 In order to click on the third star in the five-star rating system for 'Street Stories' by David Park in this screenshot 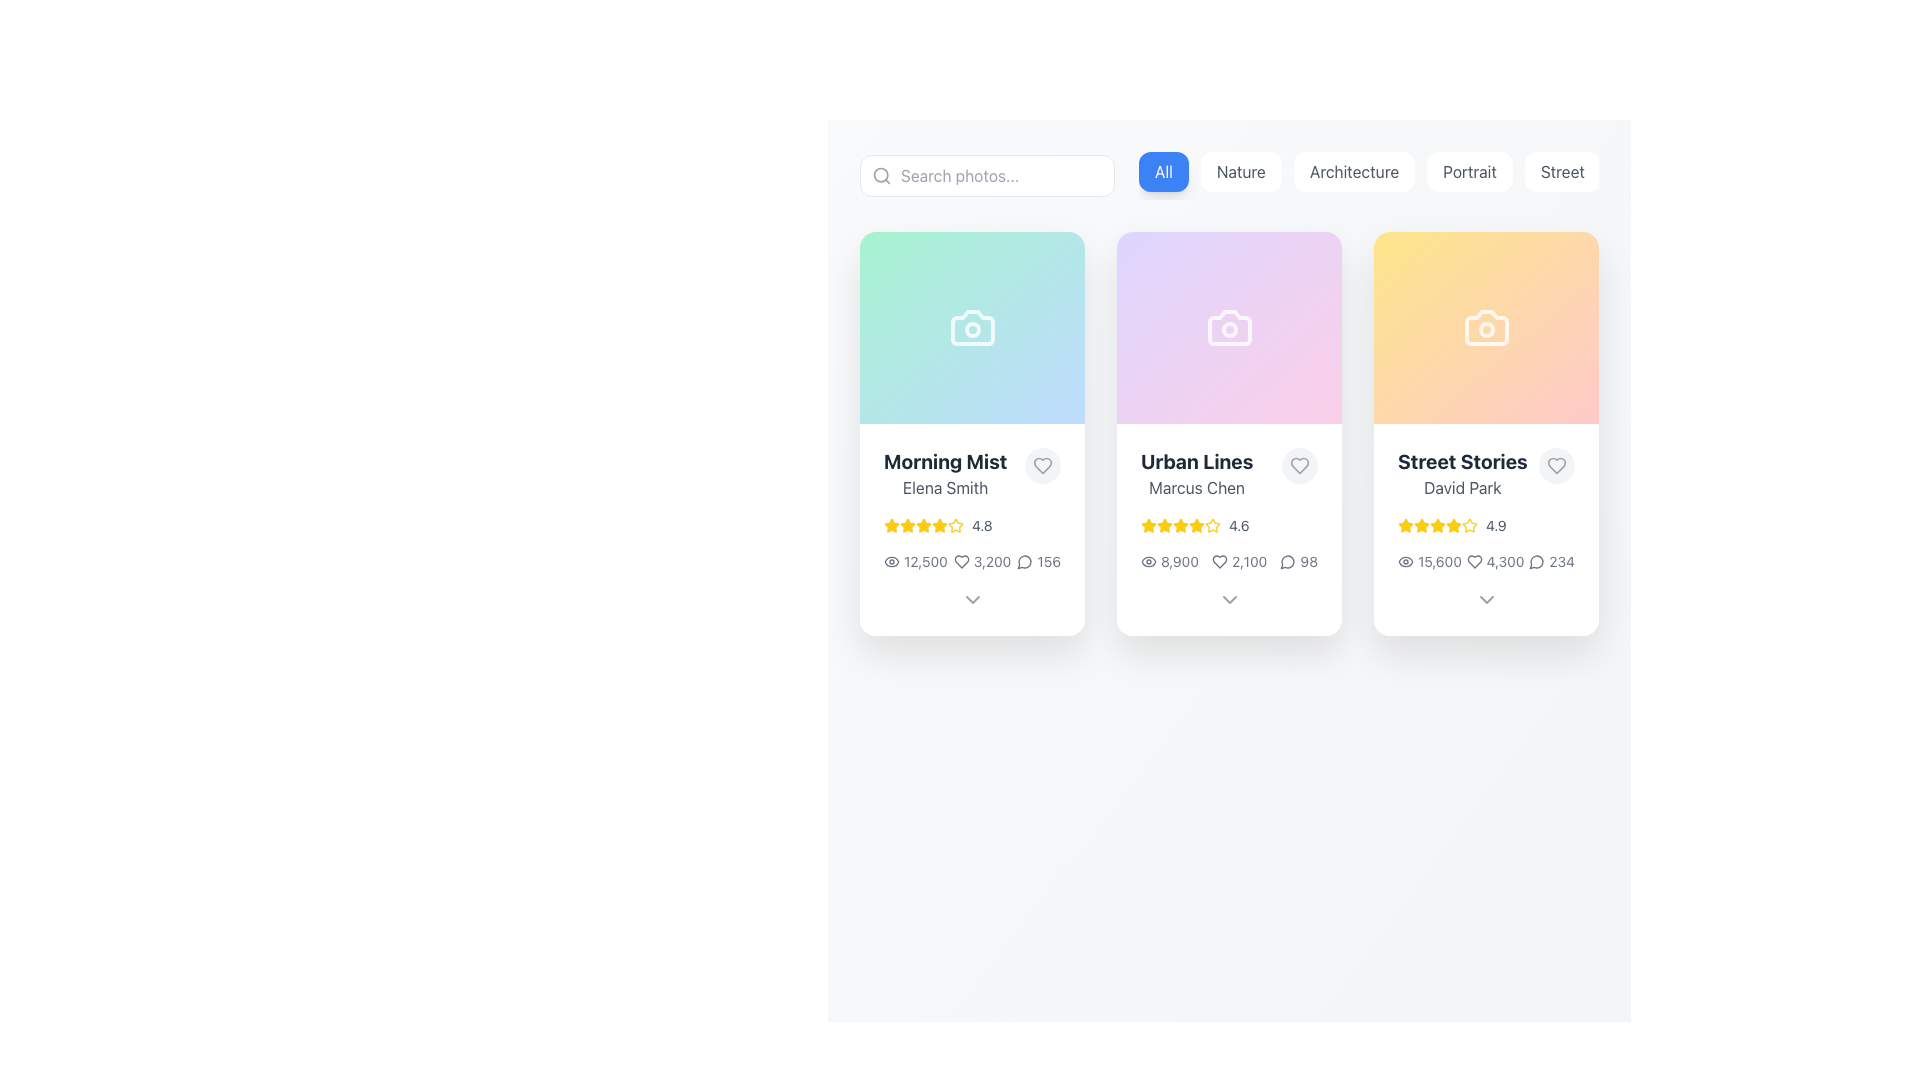, I will do `click(1437, 524)`.